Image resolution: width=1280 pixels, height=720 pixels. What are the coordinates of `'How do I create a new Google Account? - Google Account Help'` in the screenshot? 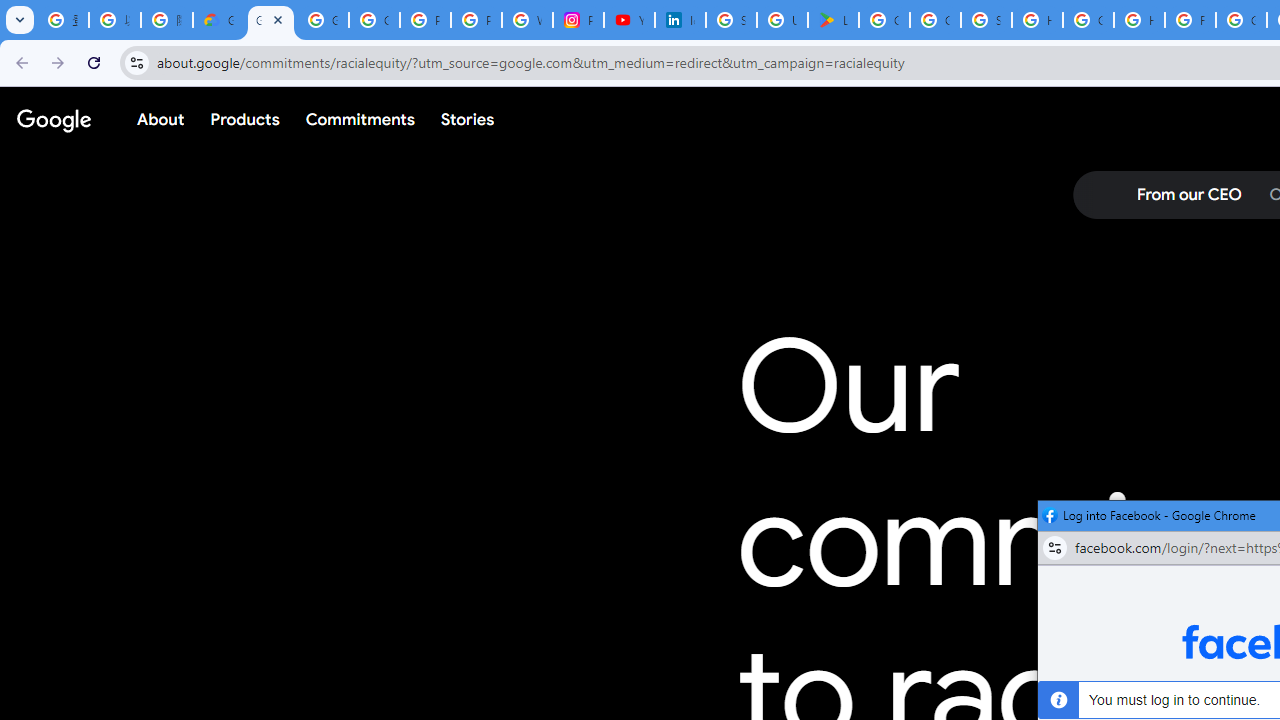 It's located at (1139, 20).